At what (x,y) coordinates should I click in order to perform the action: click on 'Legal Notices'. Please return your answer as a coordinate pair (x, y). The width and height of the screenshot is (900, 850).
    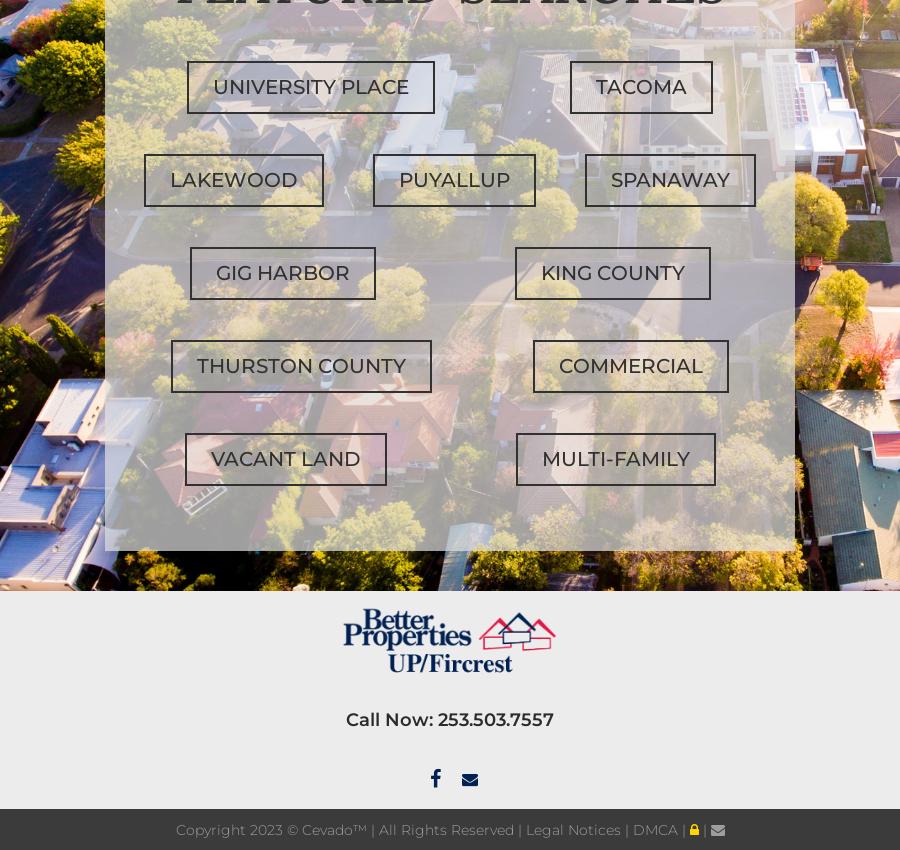
    Looking at the image, I should click on (523, 830).